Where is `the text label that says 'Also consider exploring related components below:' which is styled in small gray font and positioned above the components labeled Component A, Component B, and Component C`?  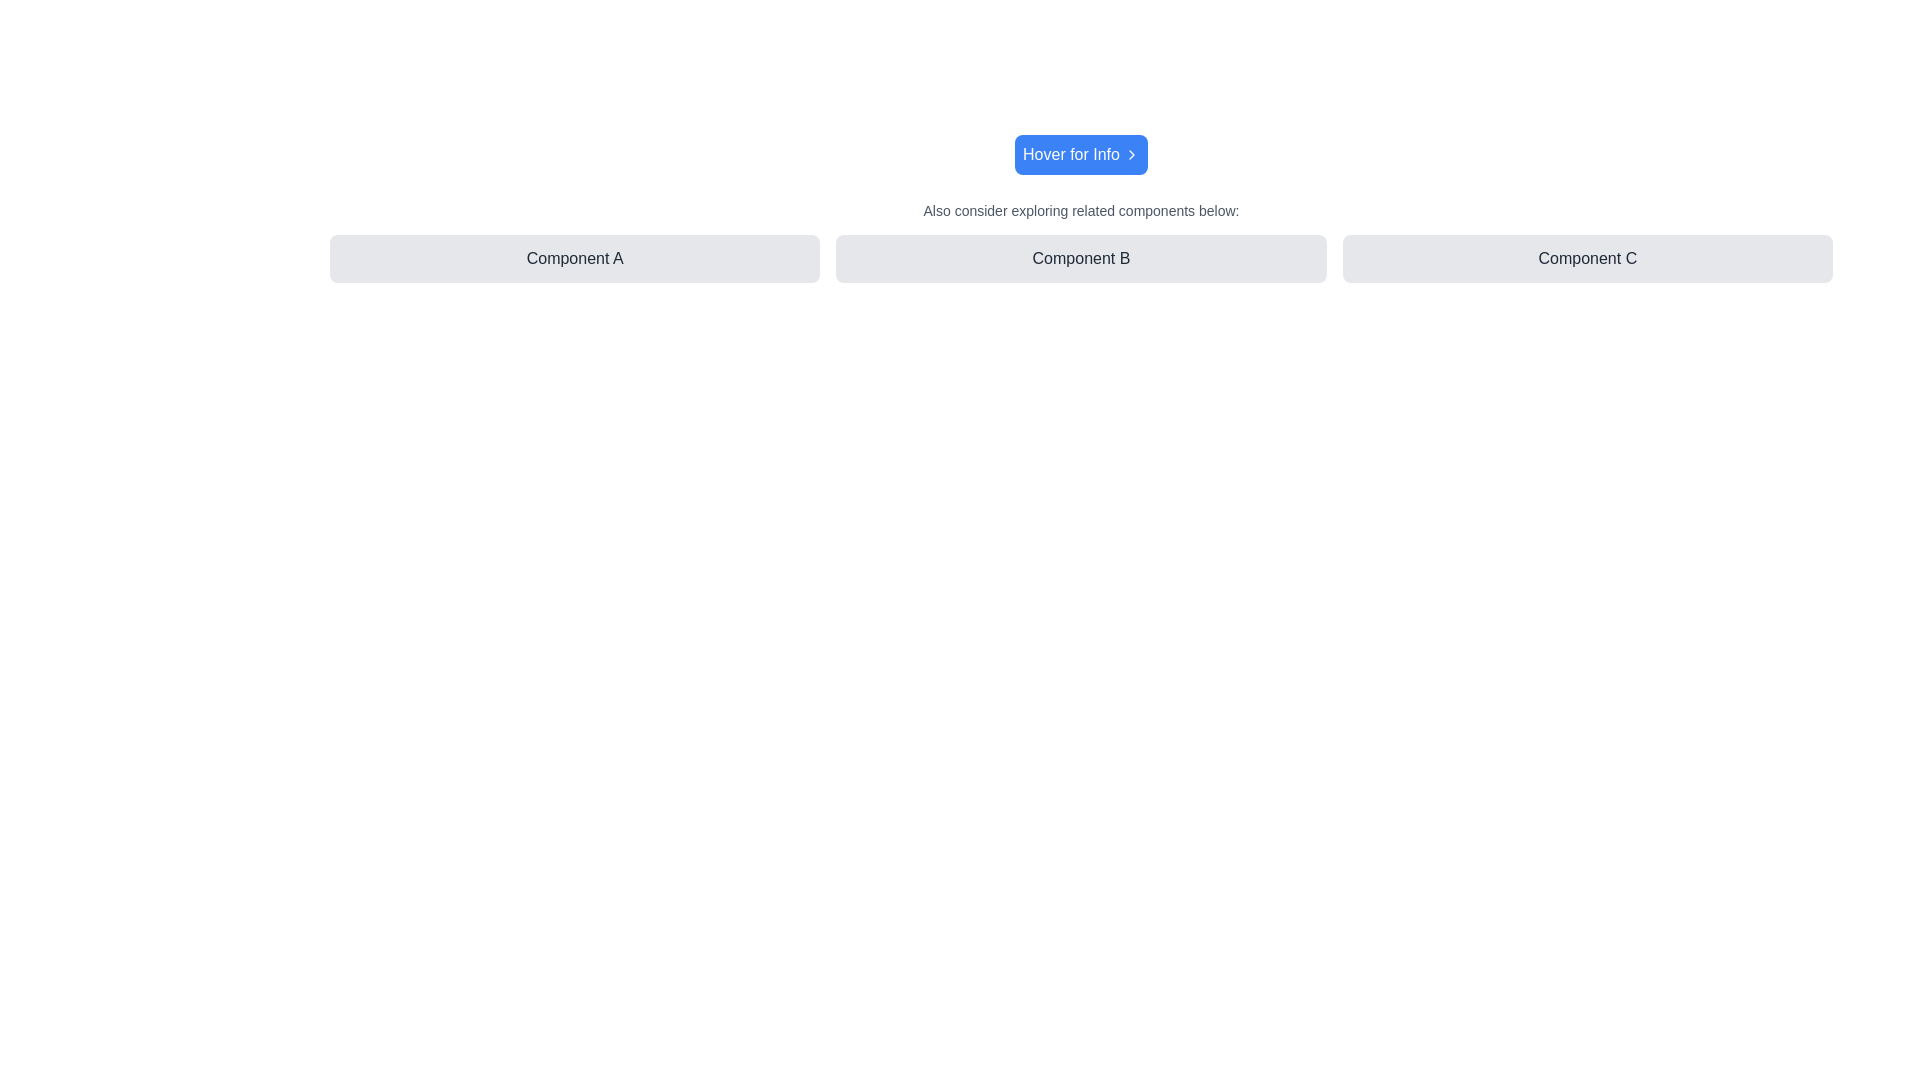
the text label that says 'Also consider exploring related components below:' which is styled in small gray font and positioned above the components labeled Component A, Component B, and Component C is located at coordinates (1080, 211).